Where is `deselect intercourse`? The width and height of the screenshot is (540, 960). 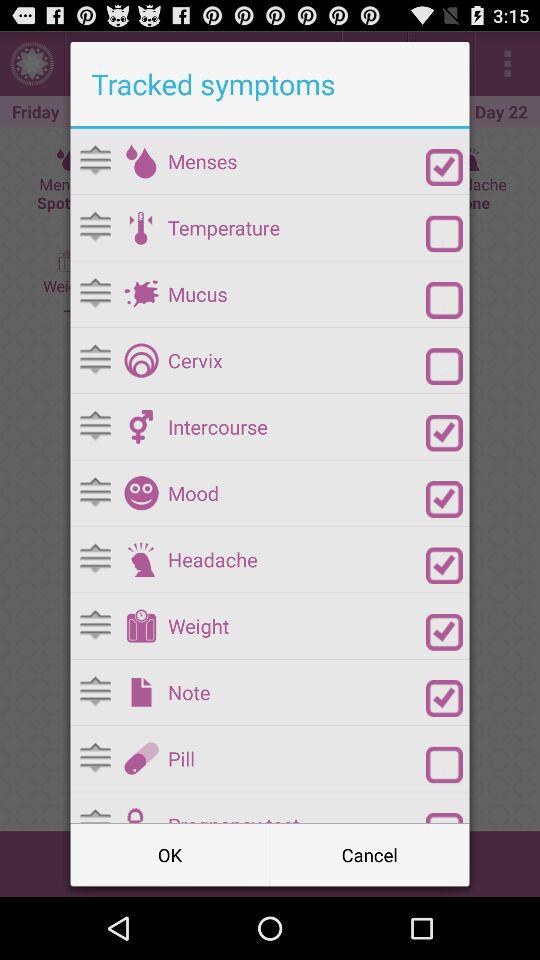 deselect intercourse is located at coordinates (444, 433).